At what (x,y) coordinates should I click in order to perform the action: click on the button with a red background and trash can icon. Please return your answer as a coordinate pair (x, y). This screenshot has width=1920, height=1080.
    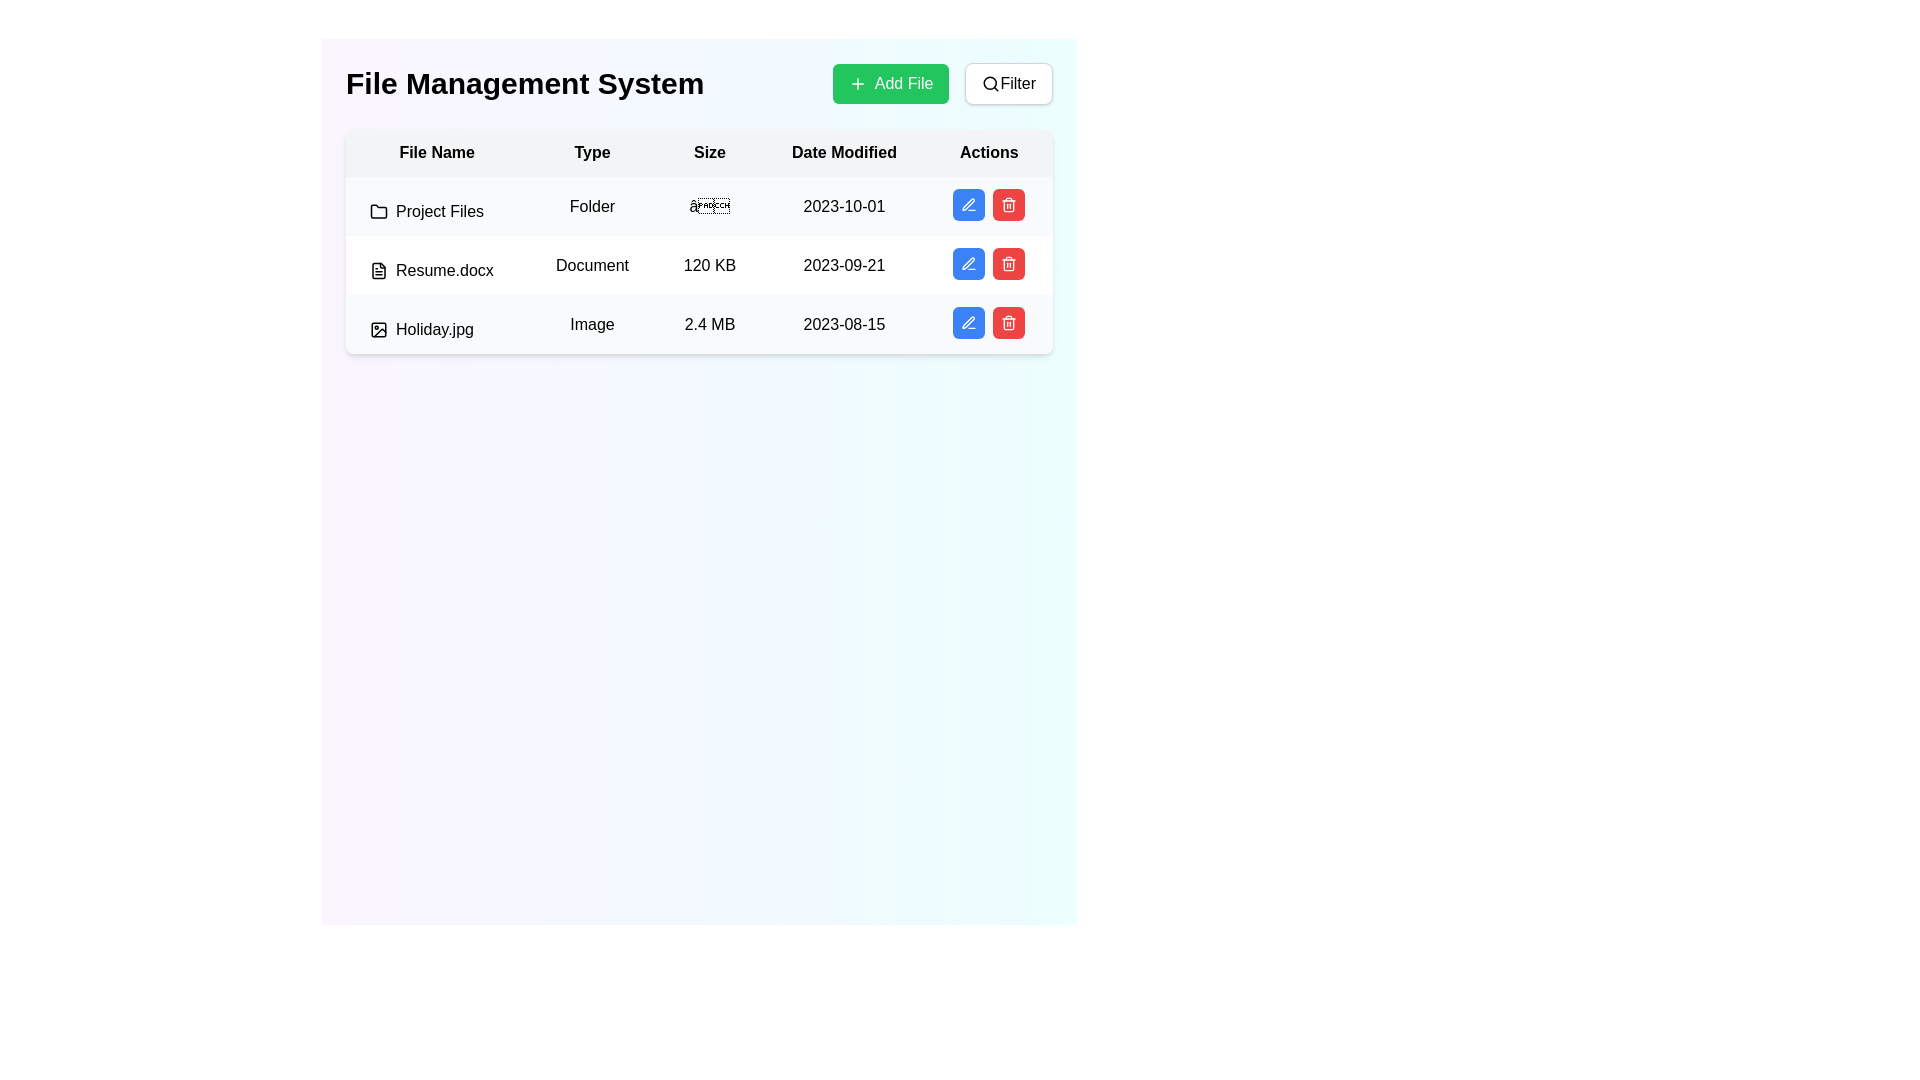
    Looking at the image, I should click on (1009, 262).